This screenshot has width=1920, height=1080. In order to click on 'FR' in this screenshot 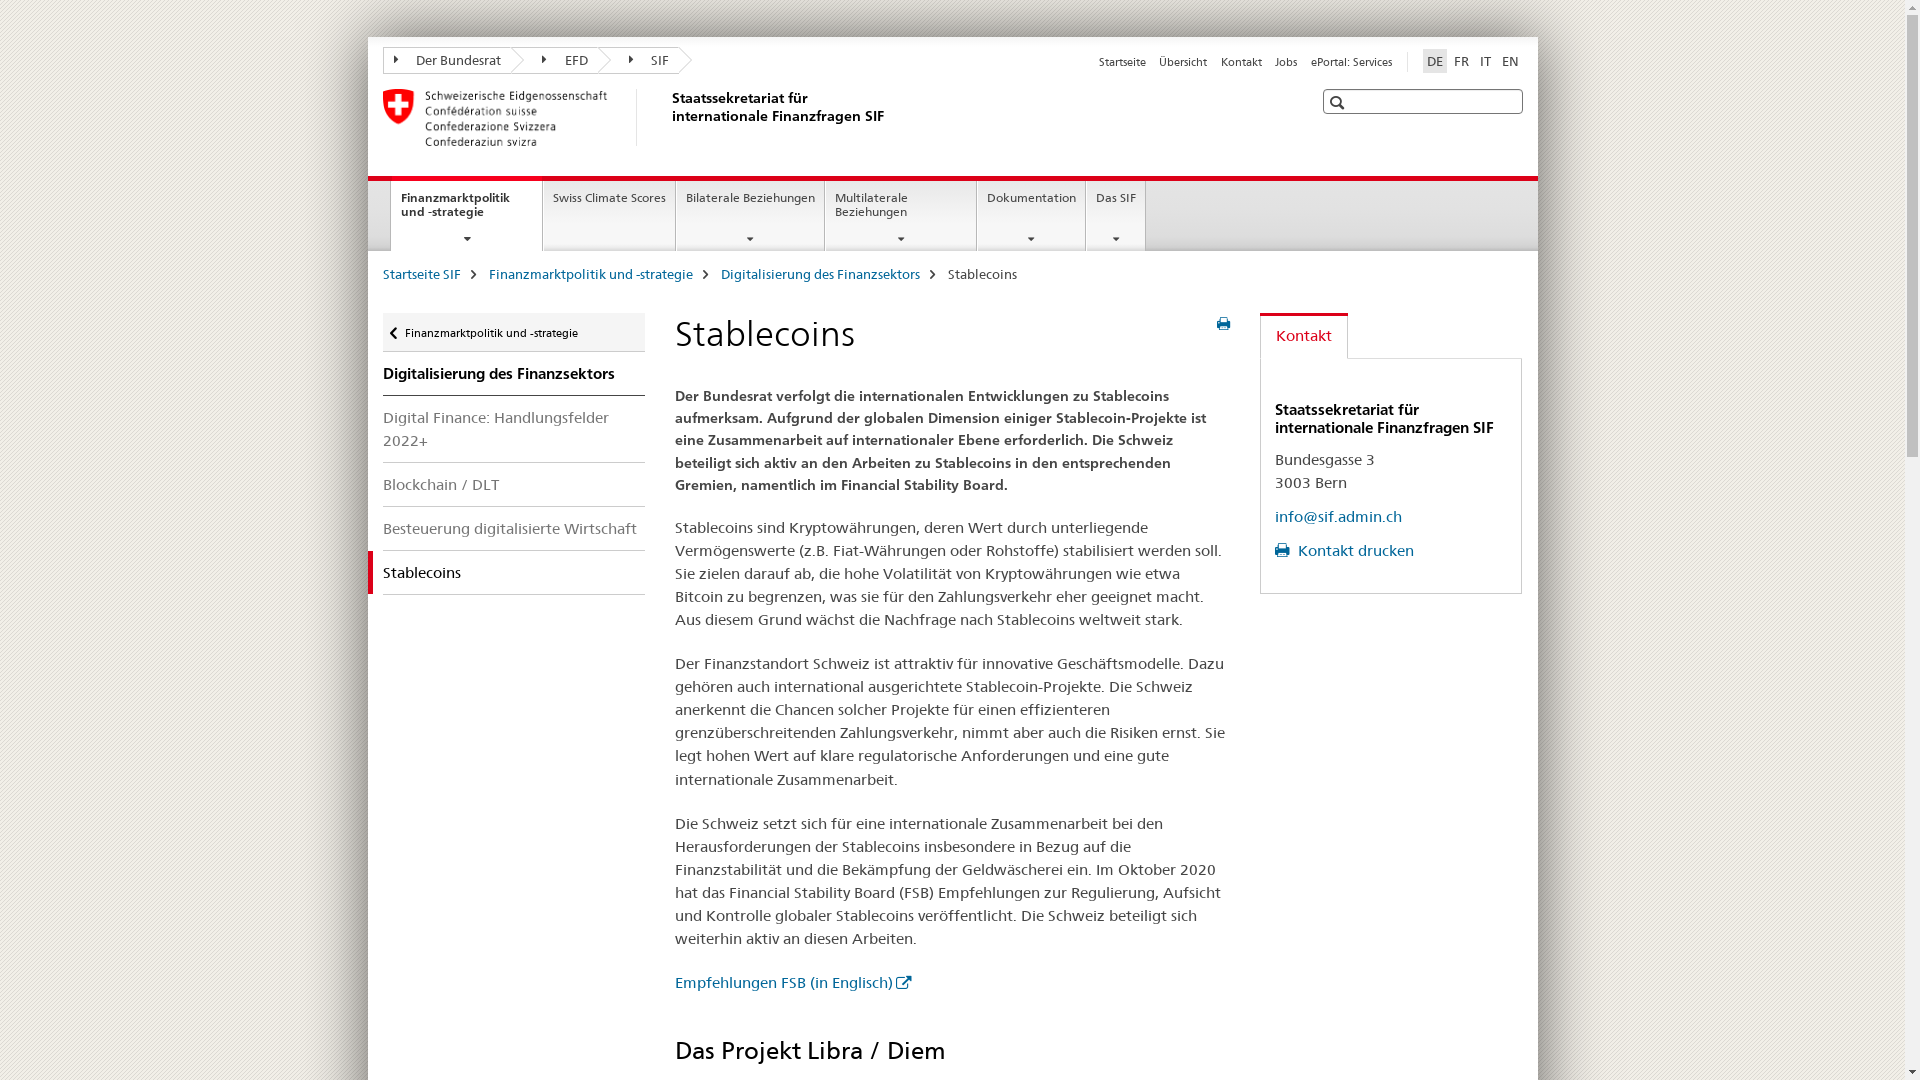, I will do `click(1461, 60)`.